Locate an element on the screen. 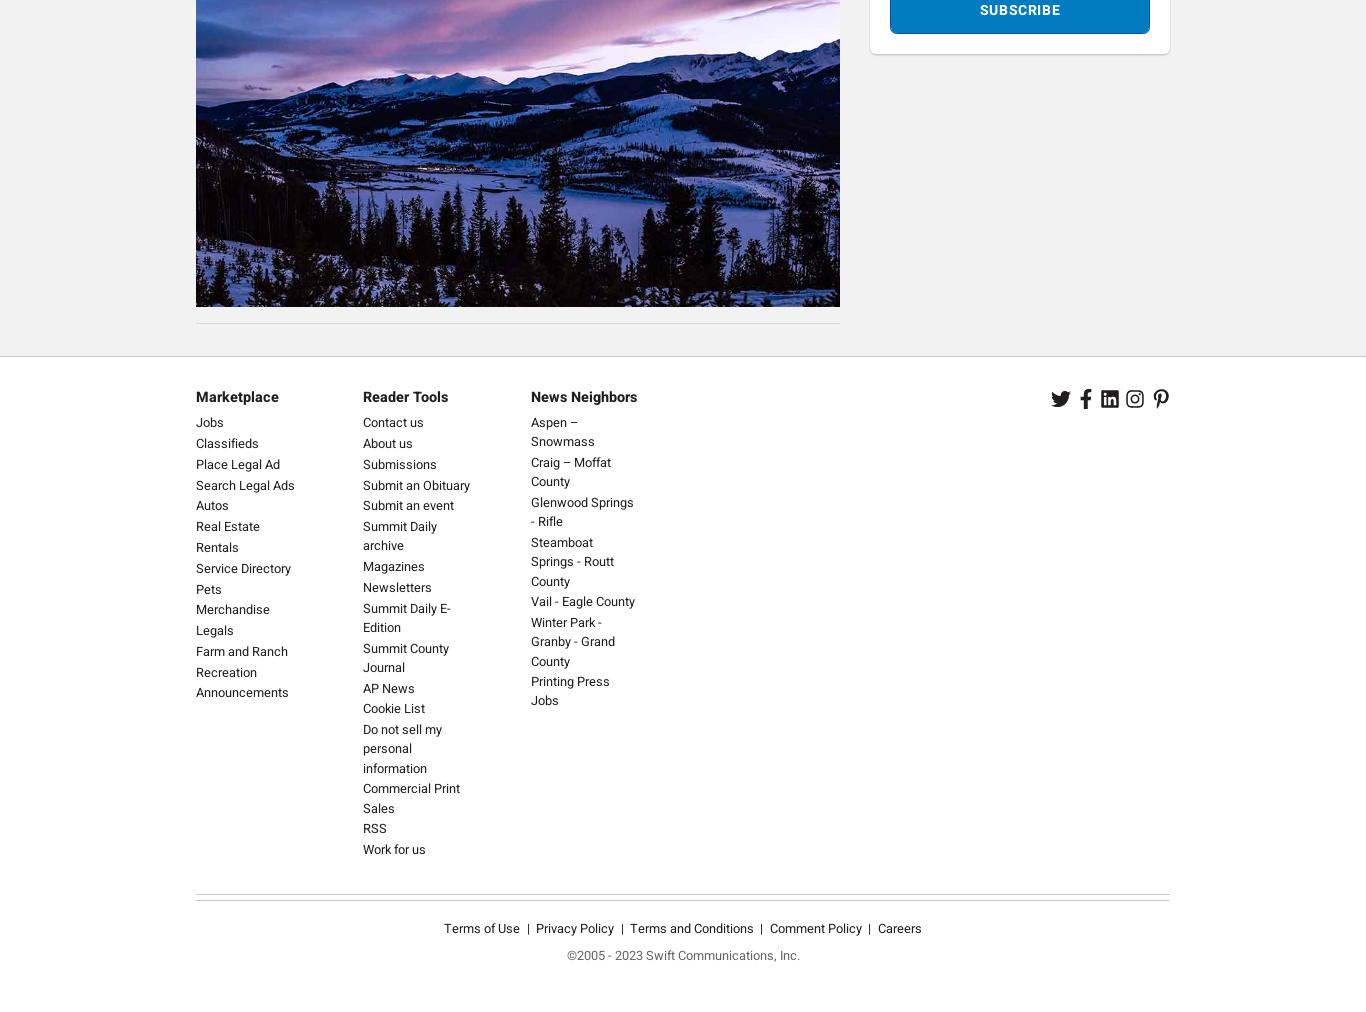 The image size is (1366, 1012). 'Reader Tools' is located at coordinates (404, 397).